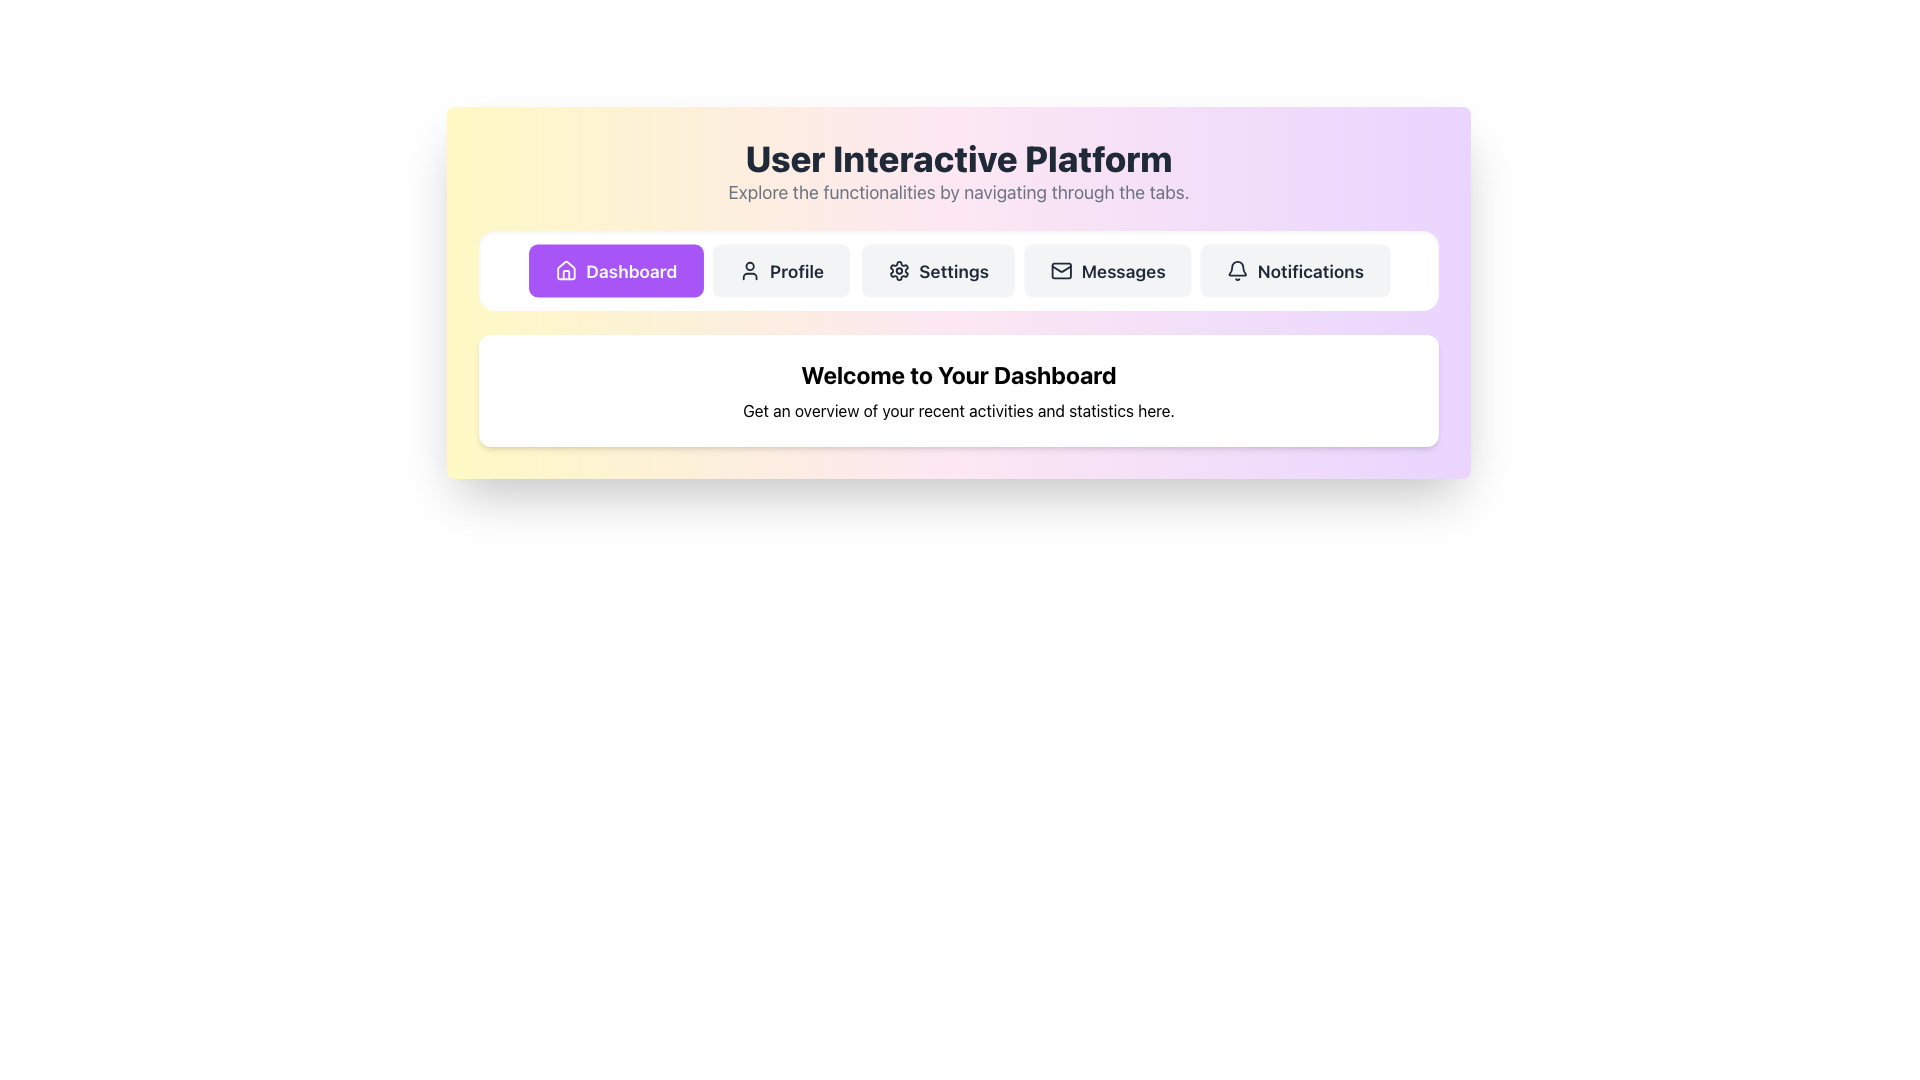  What do you see at coordinates (630, 270) in the screenshot?
I see `the 'Dashboard' label that serves as a navigation button indicator, located adjacent to the house-shaped icon in the top bar` at bounding box center [630, 270].